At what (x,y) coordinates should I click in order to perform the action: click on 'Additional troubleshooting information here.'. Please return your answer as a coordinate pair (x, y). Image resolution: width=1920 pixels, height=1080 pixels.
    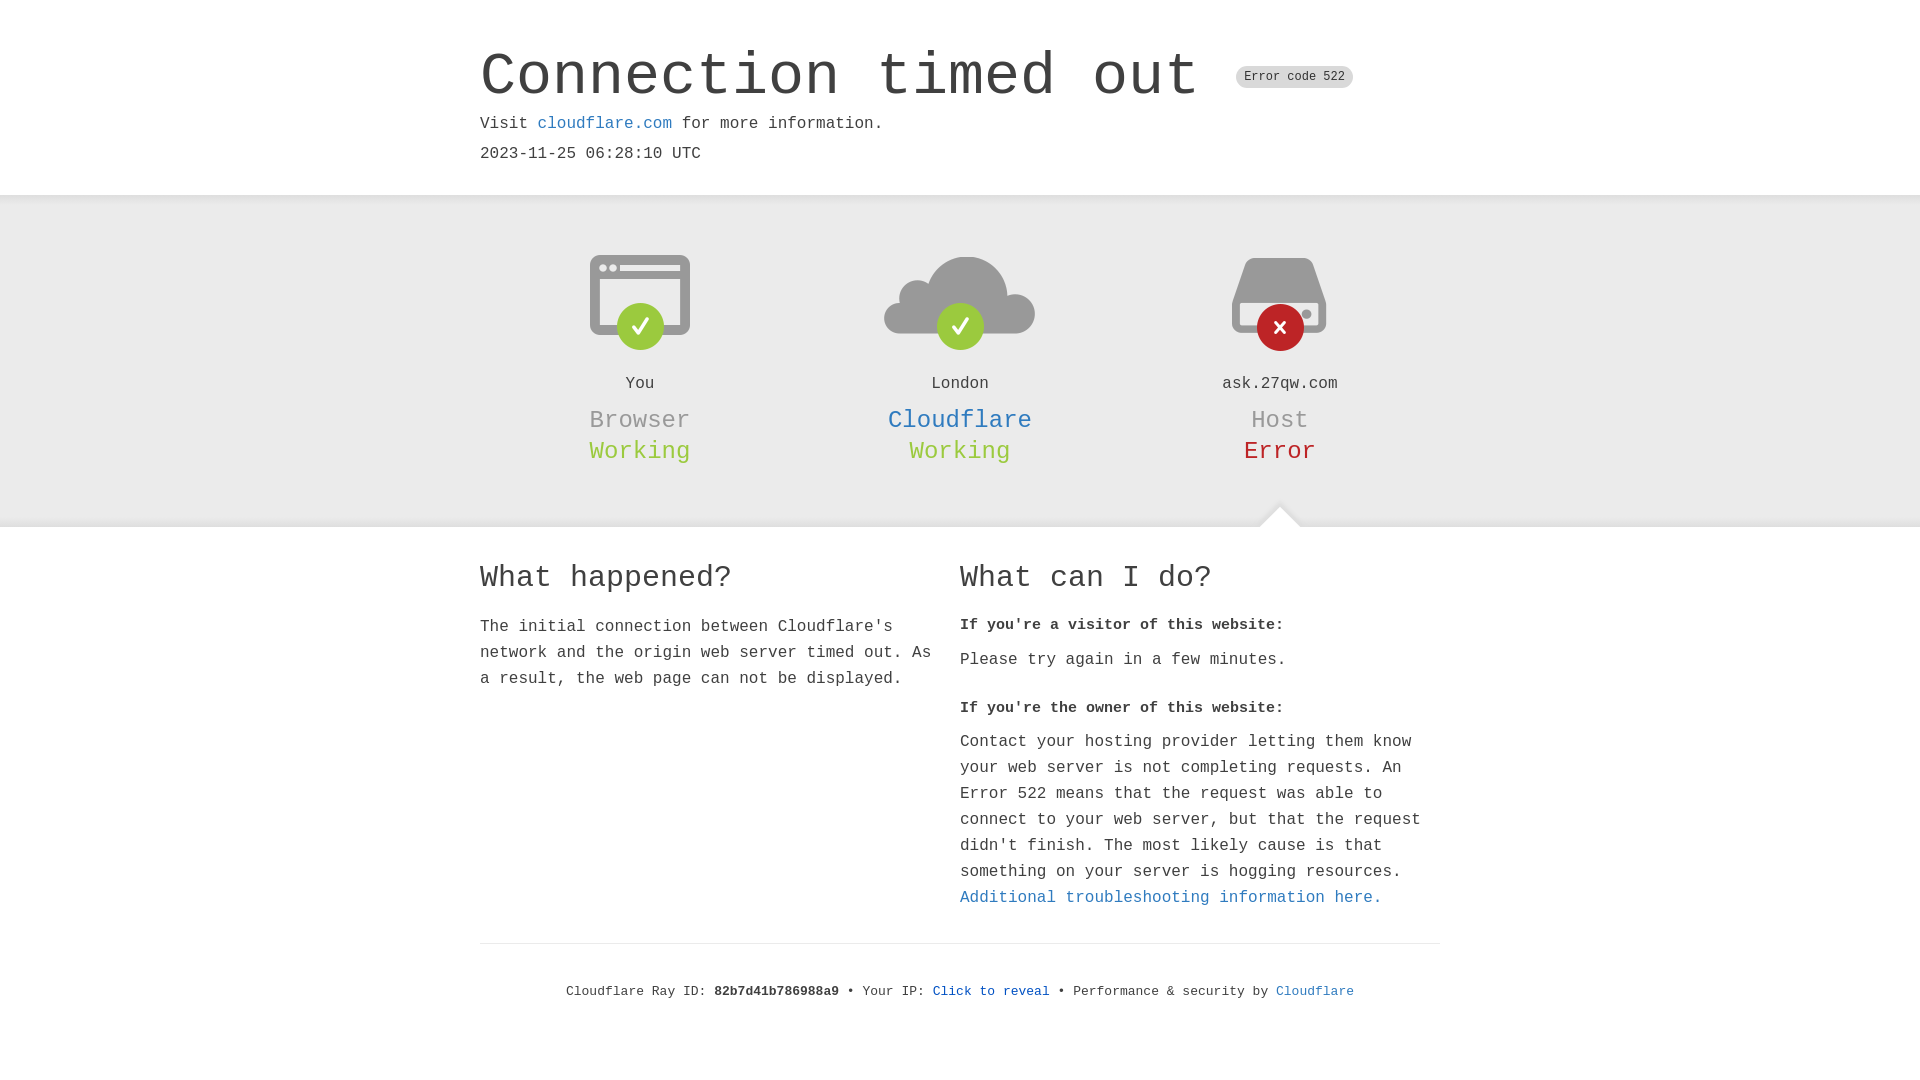
    Looking at the image, I should click on (1171, 897).